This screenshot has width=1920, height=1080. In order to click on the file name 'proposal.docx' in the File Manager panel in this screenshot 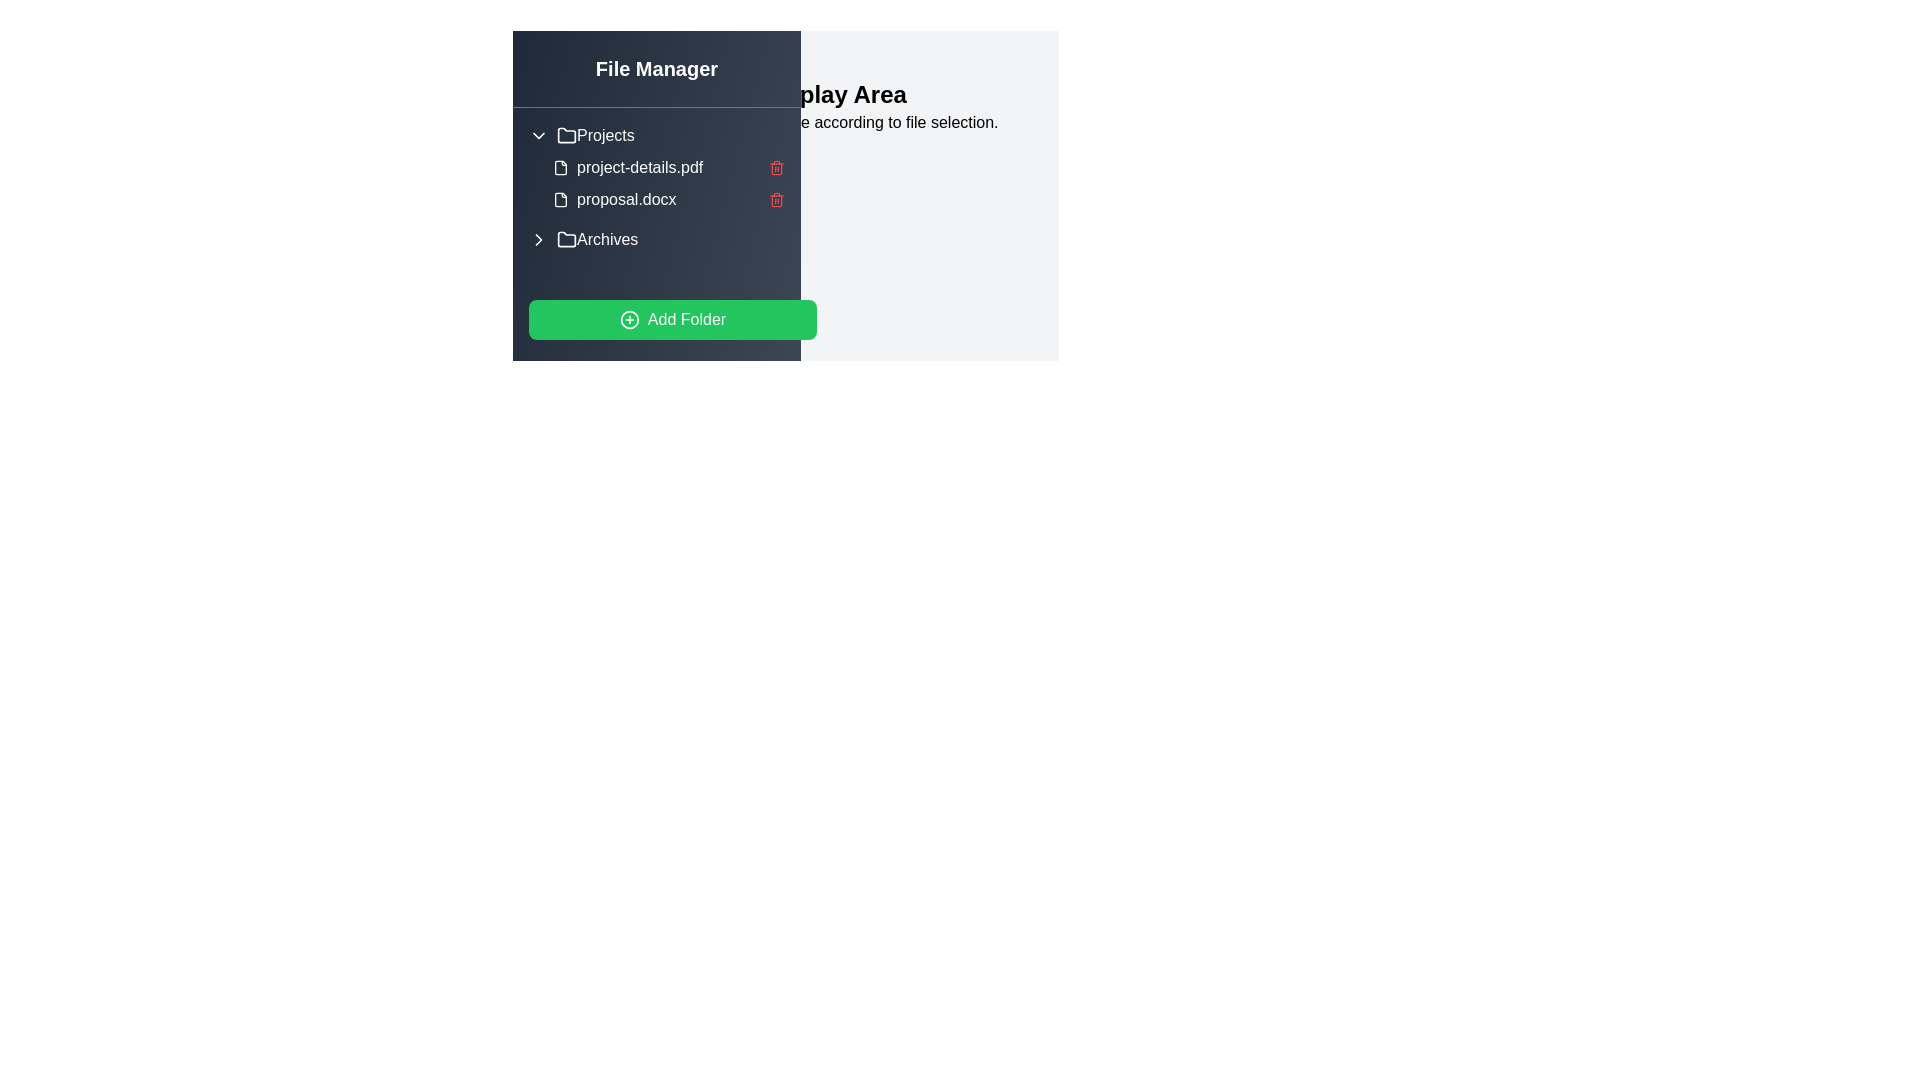, I will do `click(668, 200)`.